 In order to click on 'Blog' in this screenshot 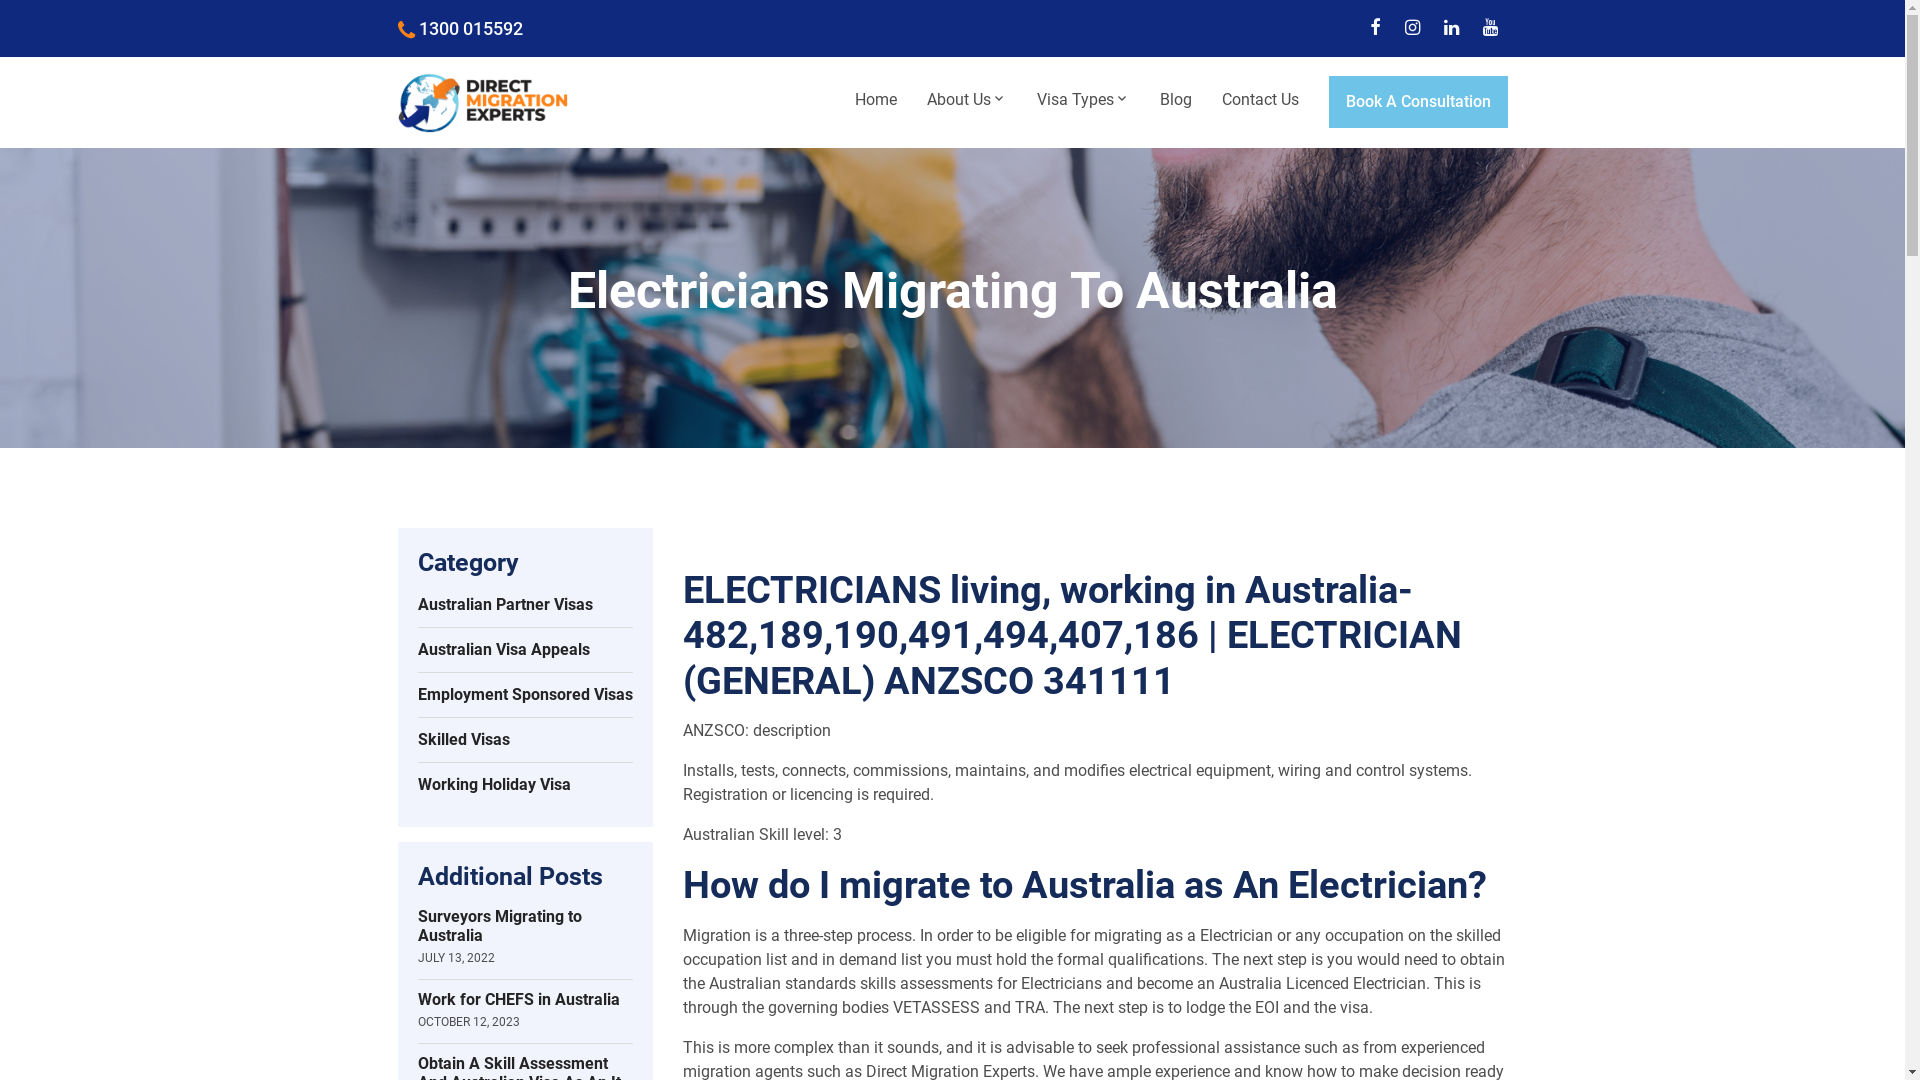, I will do `click(1175, 100)`.